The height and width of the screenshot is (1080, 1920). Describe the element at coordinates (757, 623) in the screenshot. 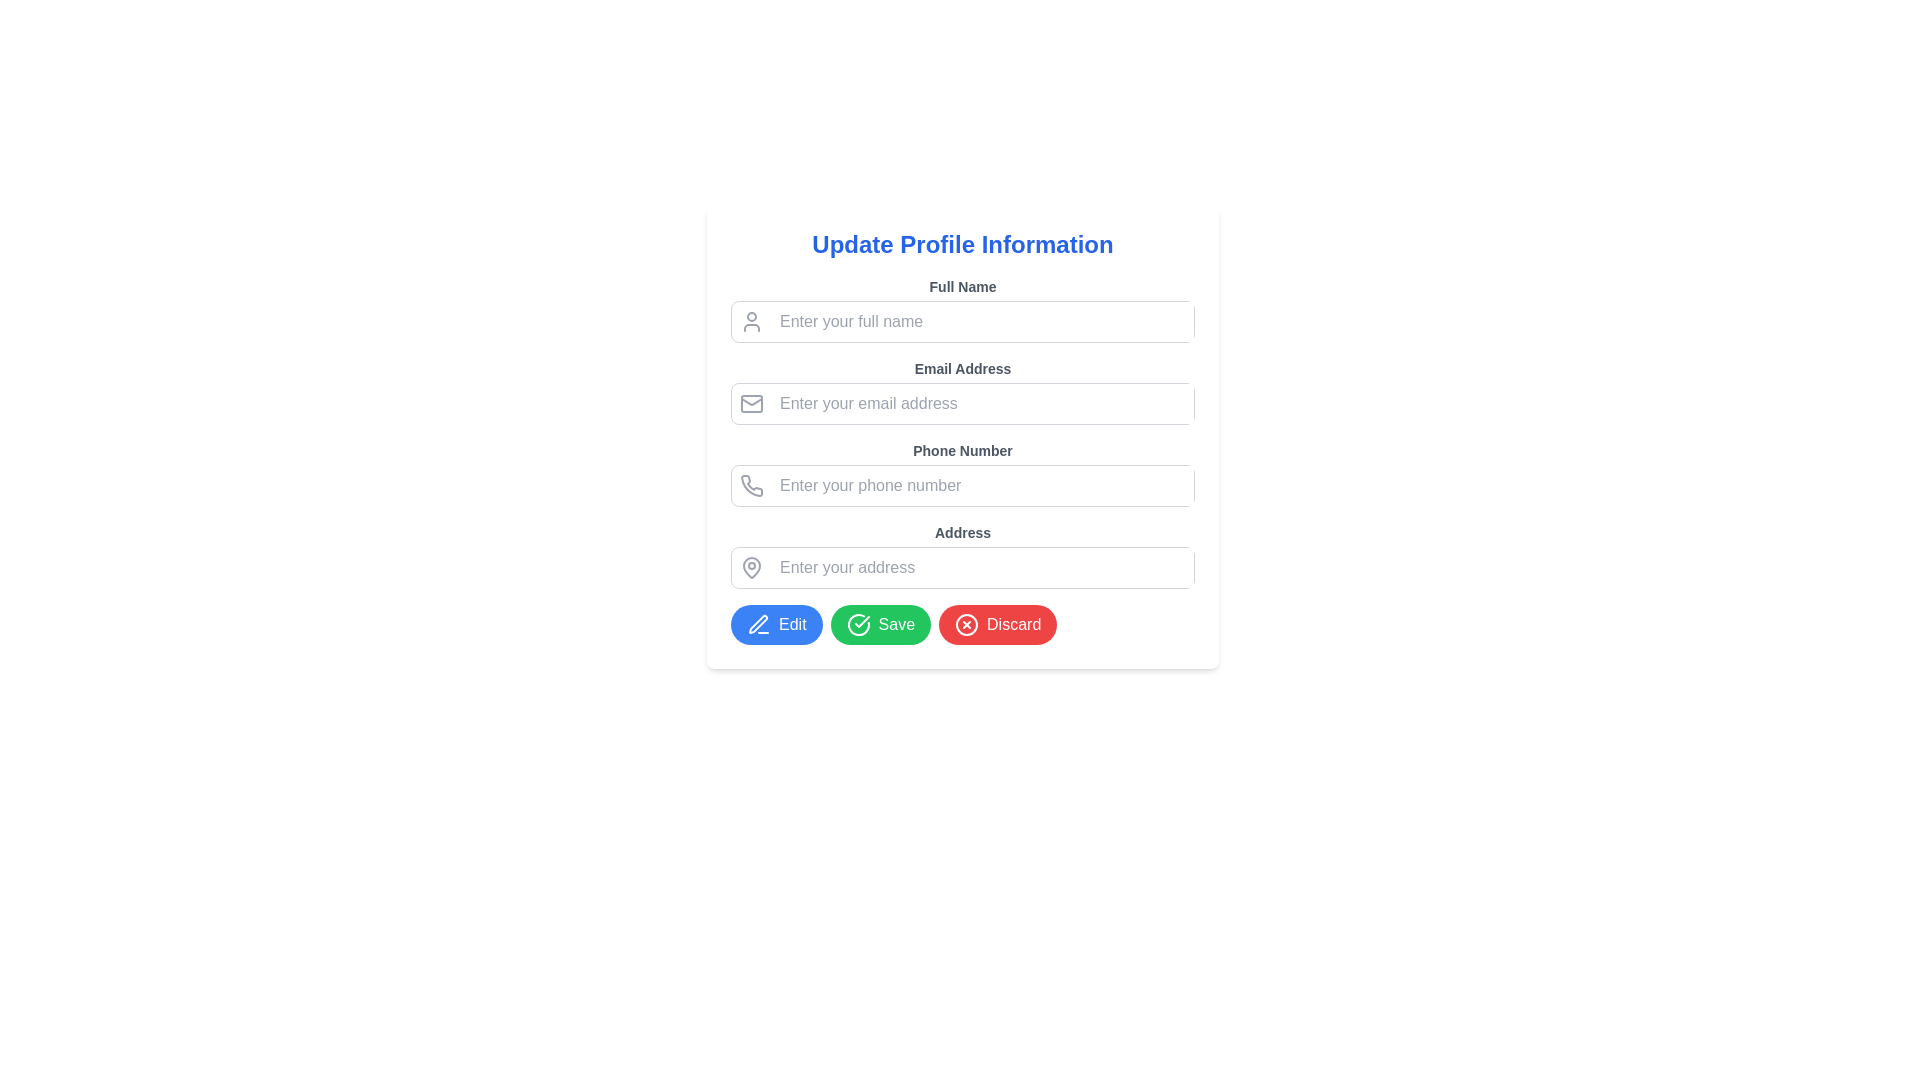

I see `the SVG icon of a pen with a blue border, located within the 'Edit' button in the lower-left corner of the form` at that location.